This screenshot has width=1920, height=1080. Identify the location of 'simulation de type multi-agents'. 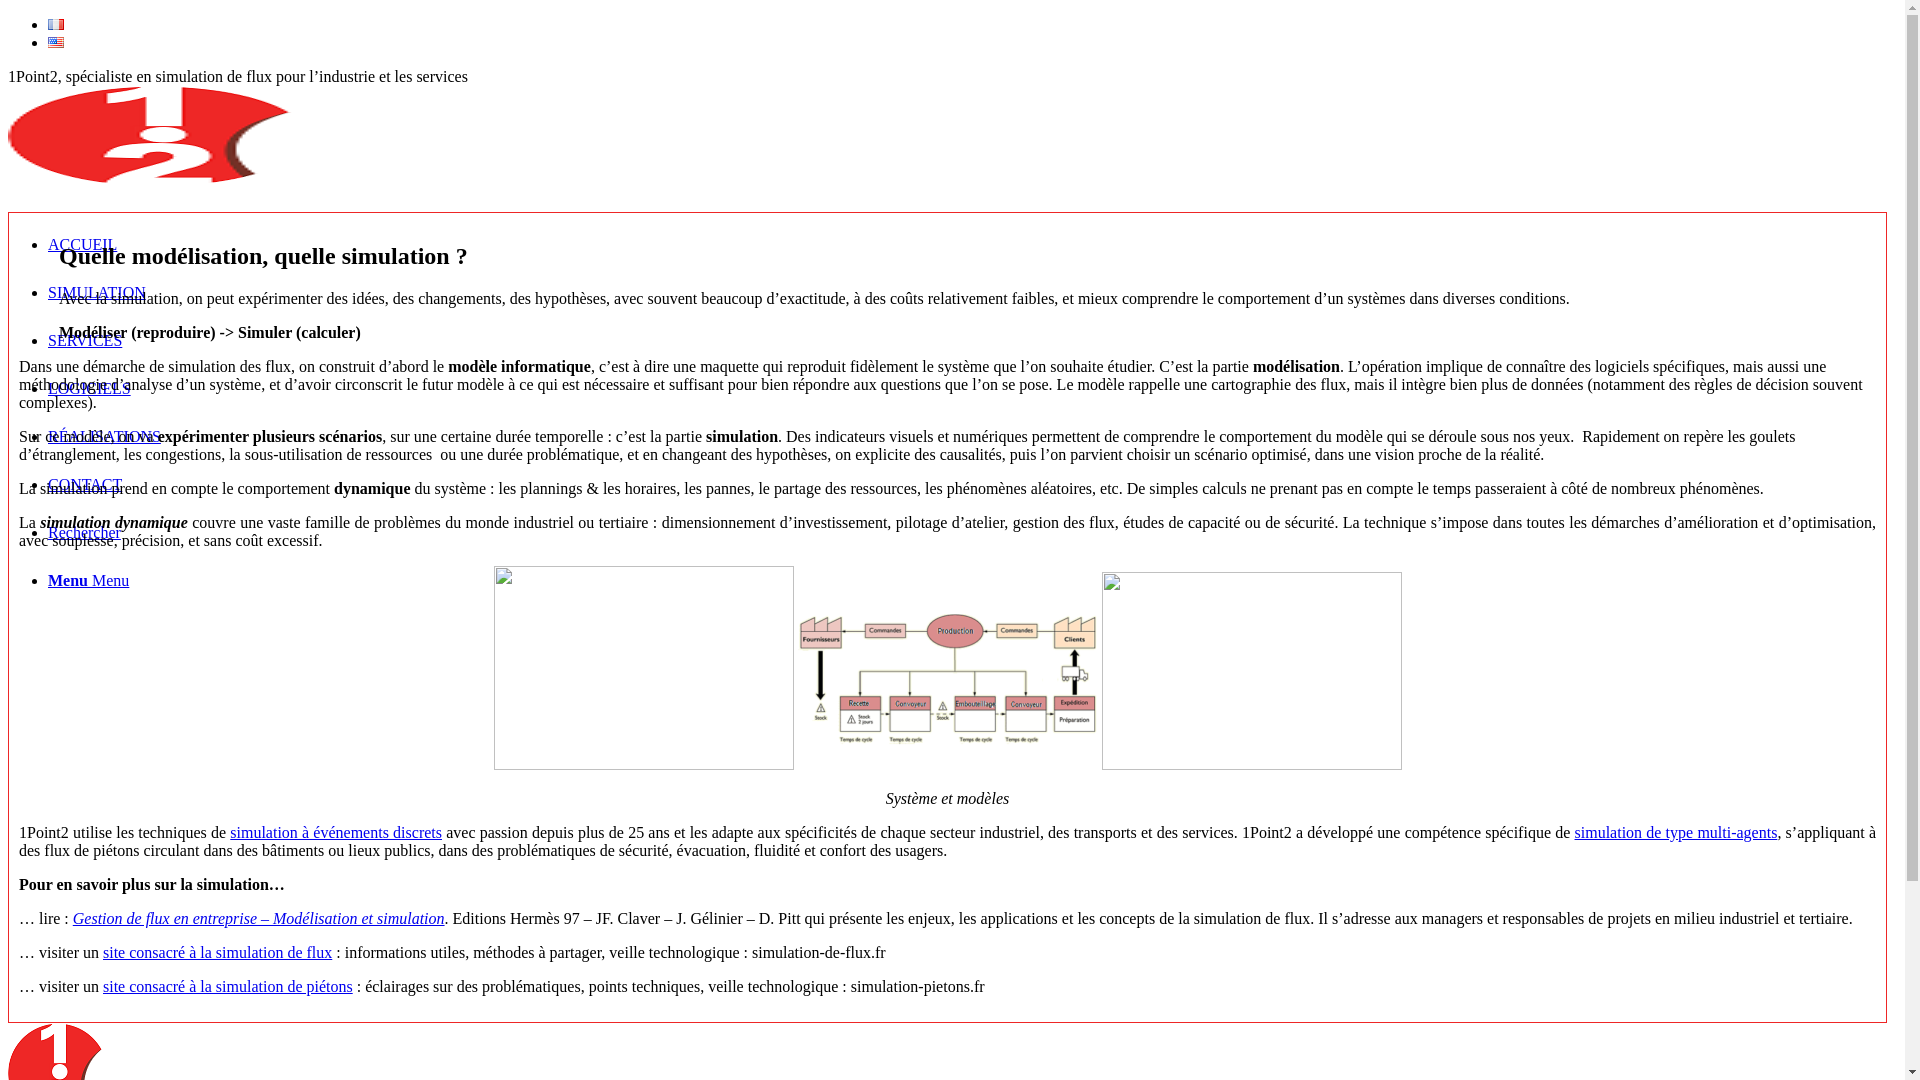
(1676, 832).